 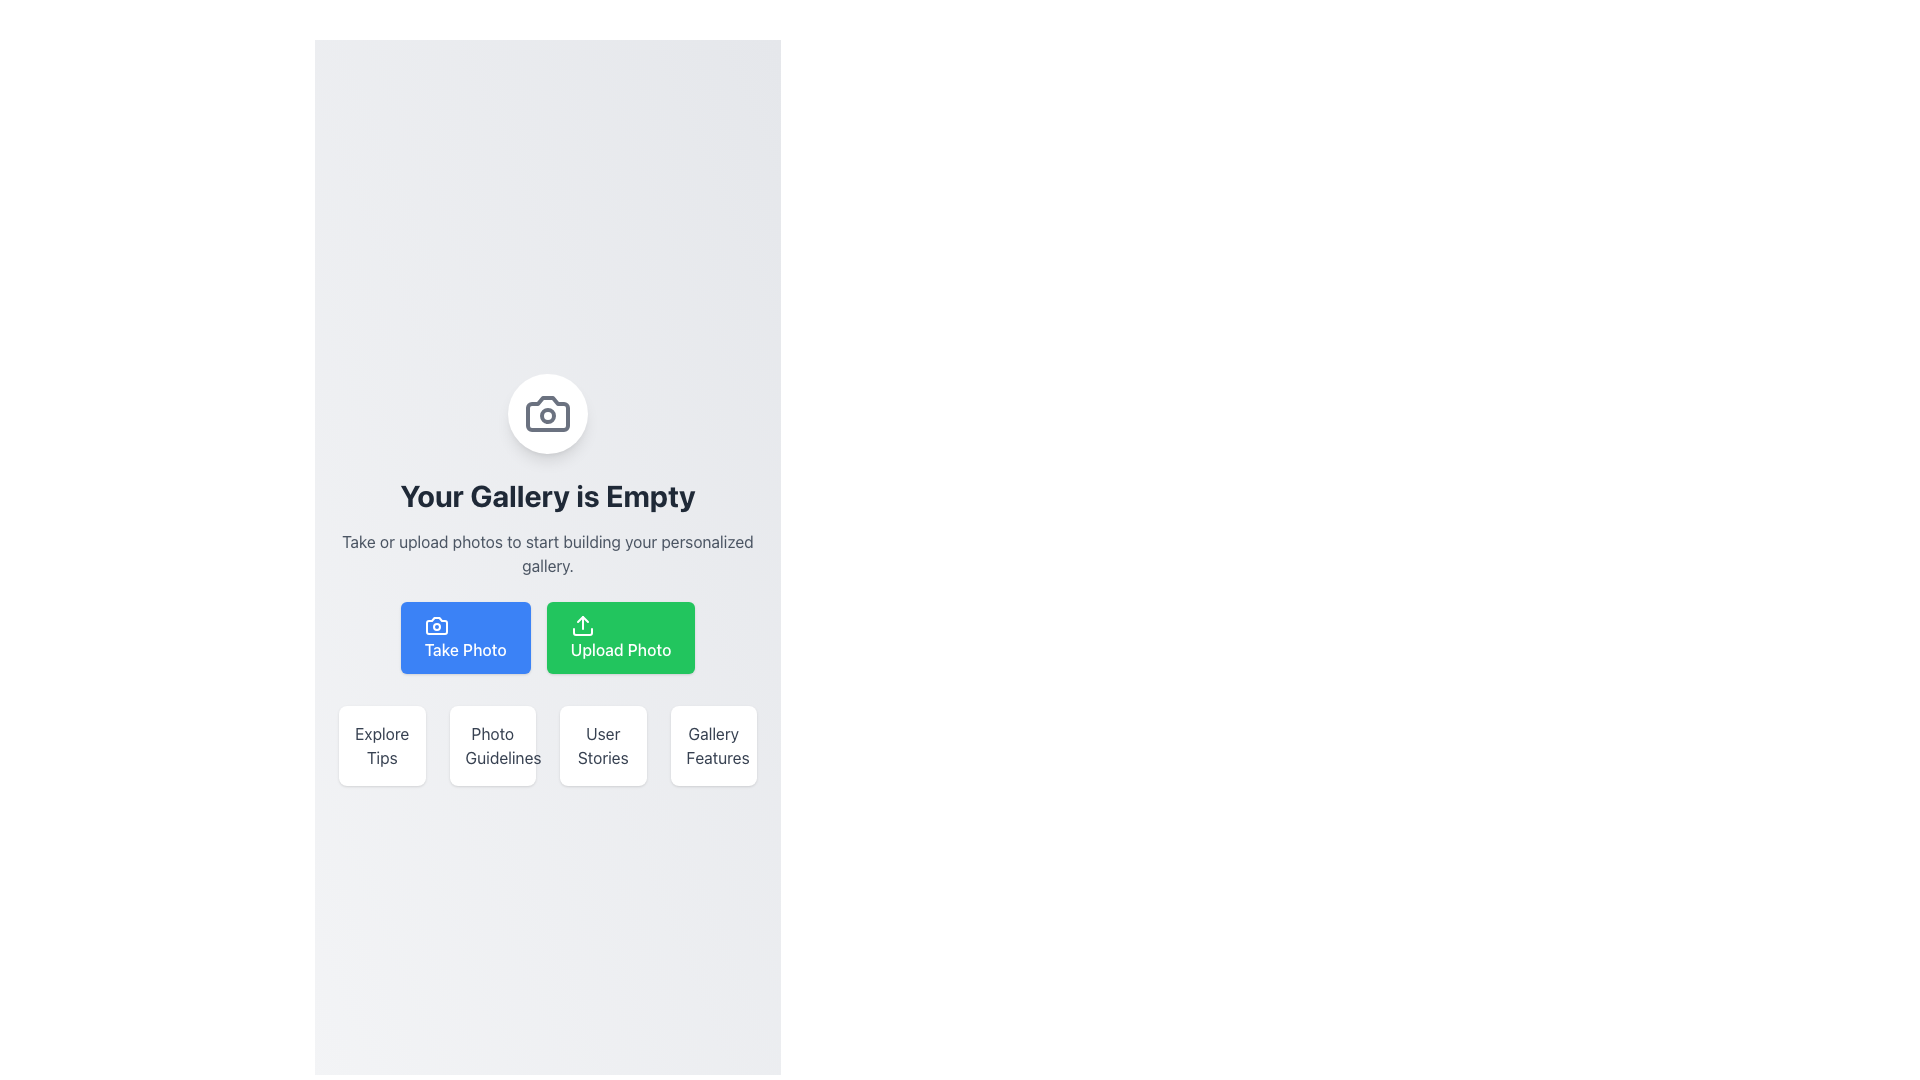 What do you see at coordinates (619, 637) in the screenshot?
I see `the green rectangular button labeled 'Upload Photo' with an upload arrow icon` at bounding box center [619, 637].